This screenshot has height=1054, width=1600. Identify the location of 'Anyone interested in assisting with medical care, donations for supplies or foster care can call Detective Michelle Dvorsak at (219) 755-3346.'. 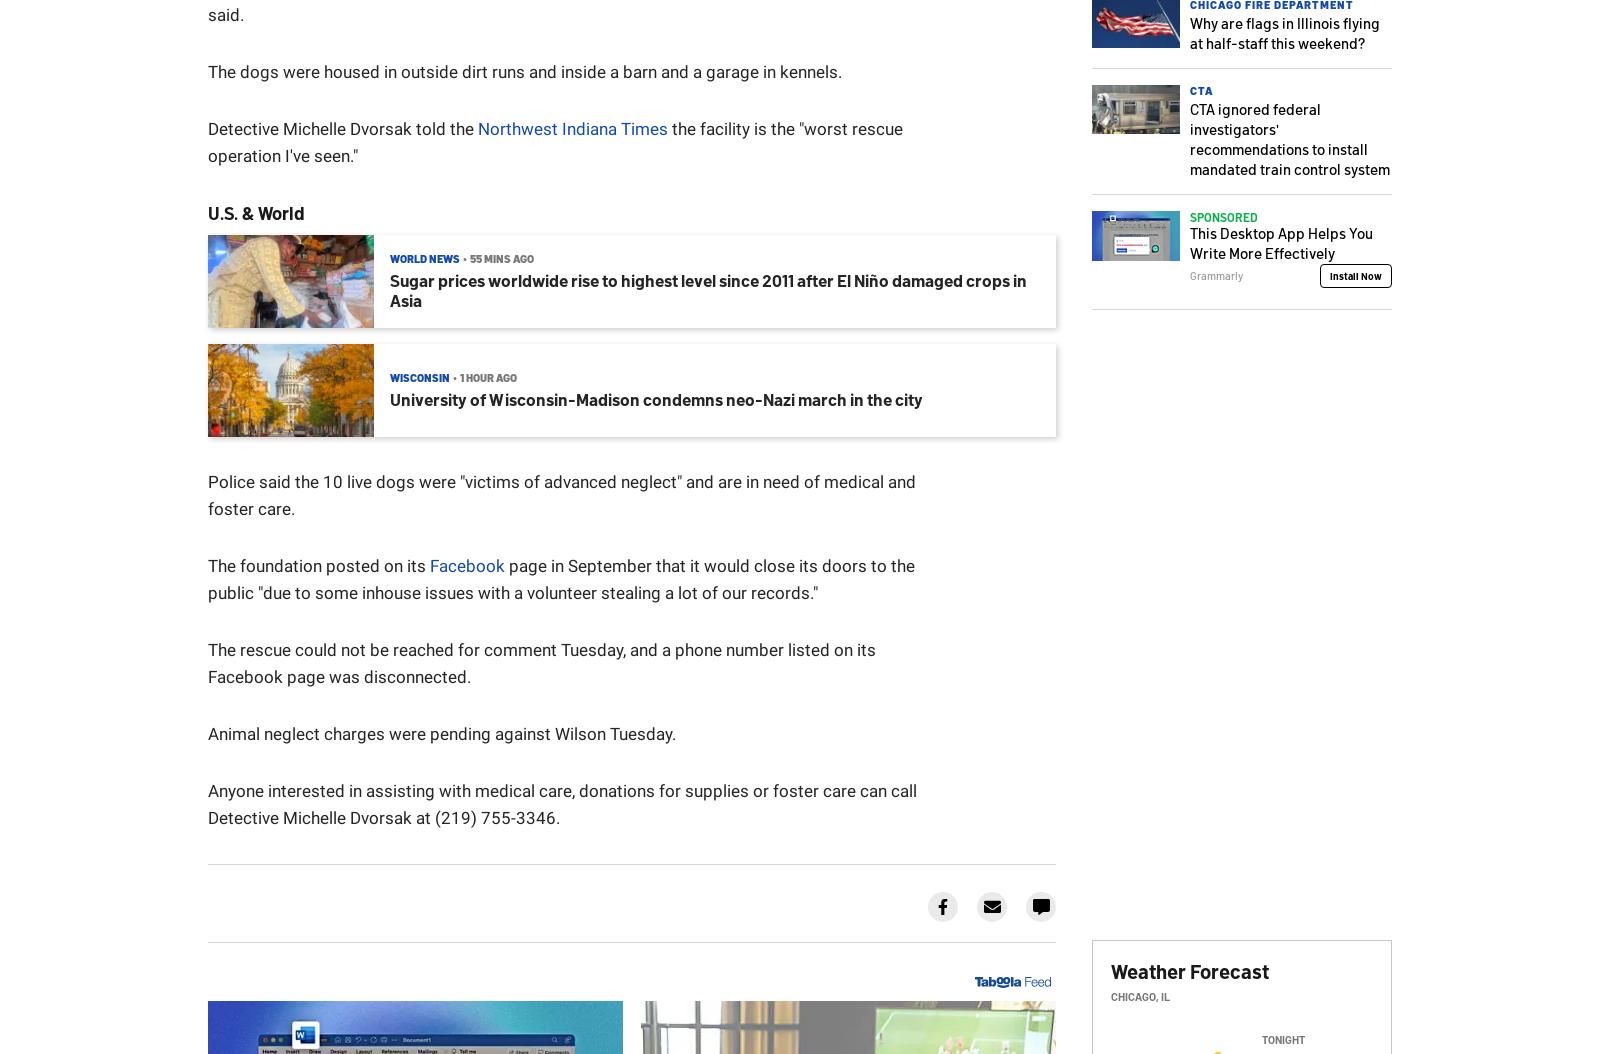
(561, 803).